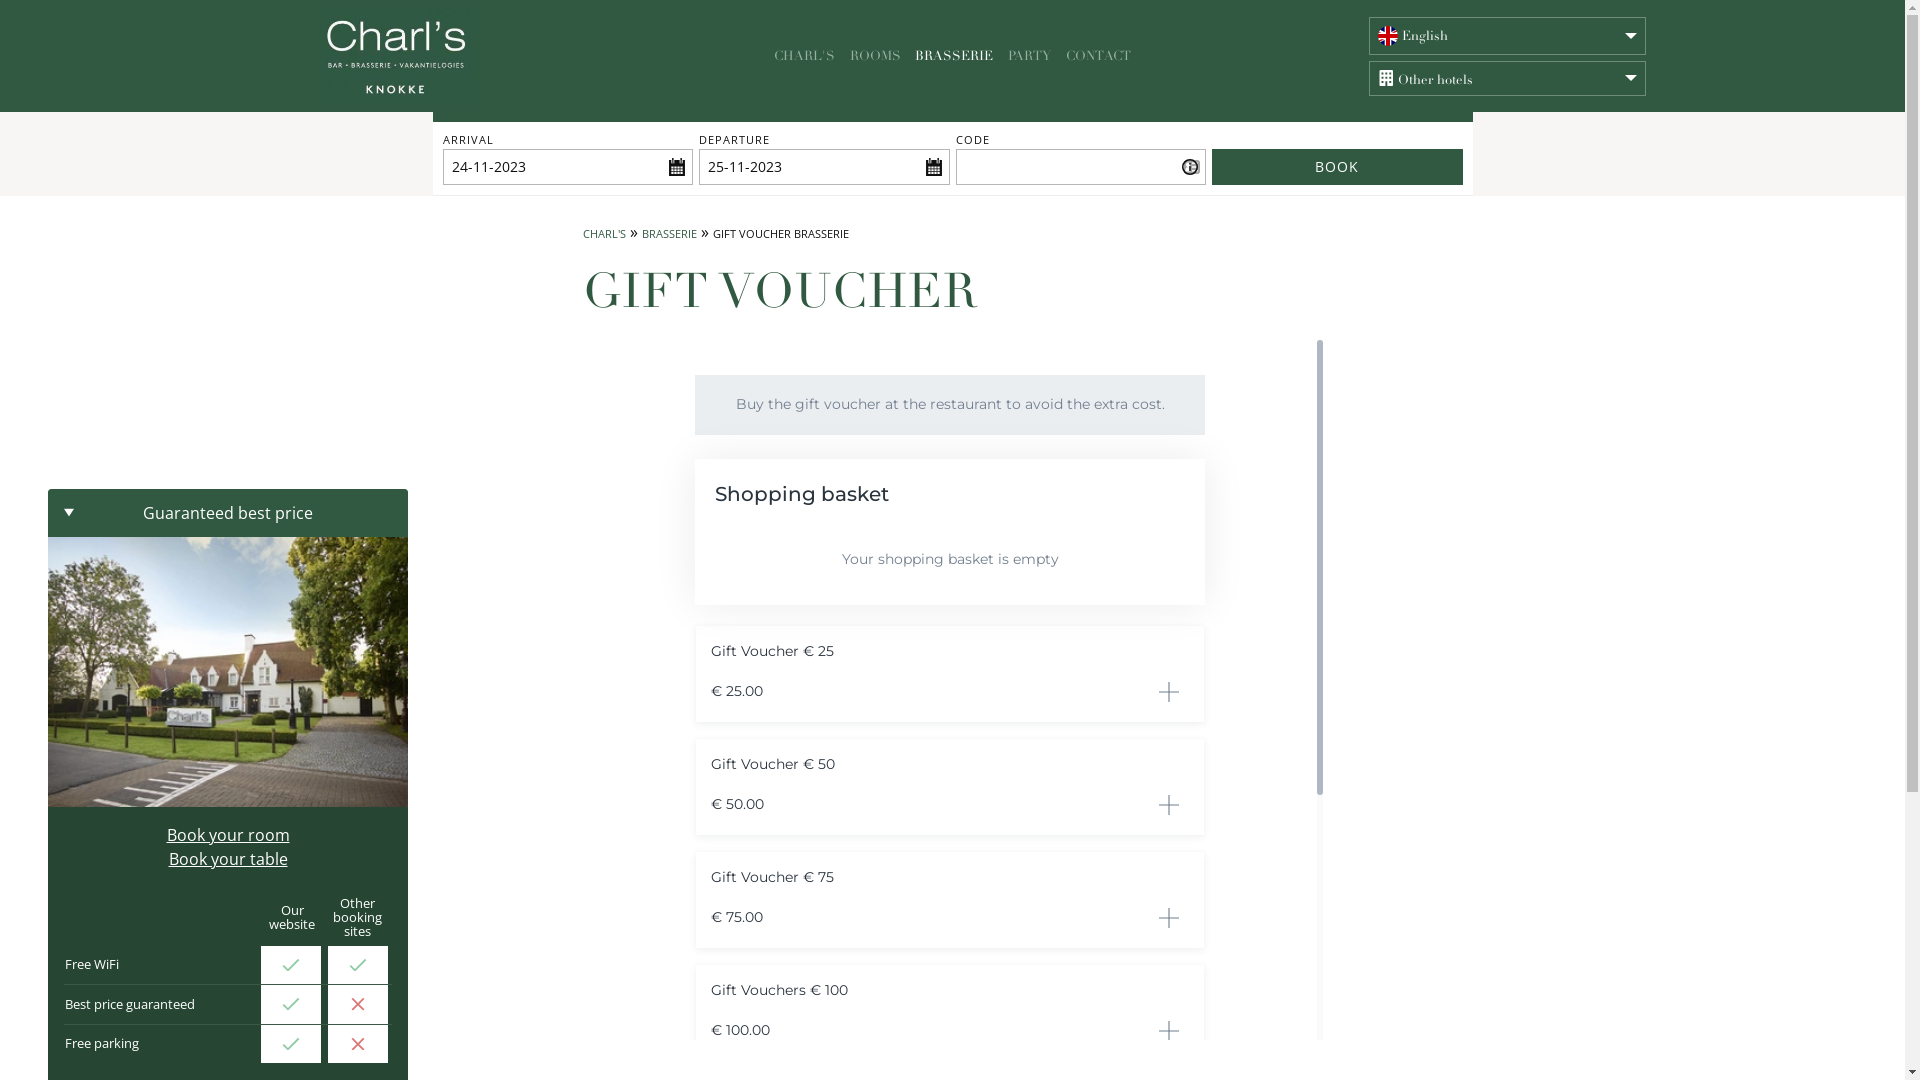 The height and width of the screenshot is (1080, 1920). I want to click on 'CONTACT', so click(1059, 55).